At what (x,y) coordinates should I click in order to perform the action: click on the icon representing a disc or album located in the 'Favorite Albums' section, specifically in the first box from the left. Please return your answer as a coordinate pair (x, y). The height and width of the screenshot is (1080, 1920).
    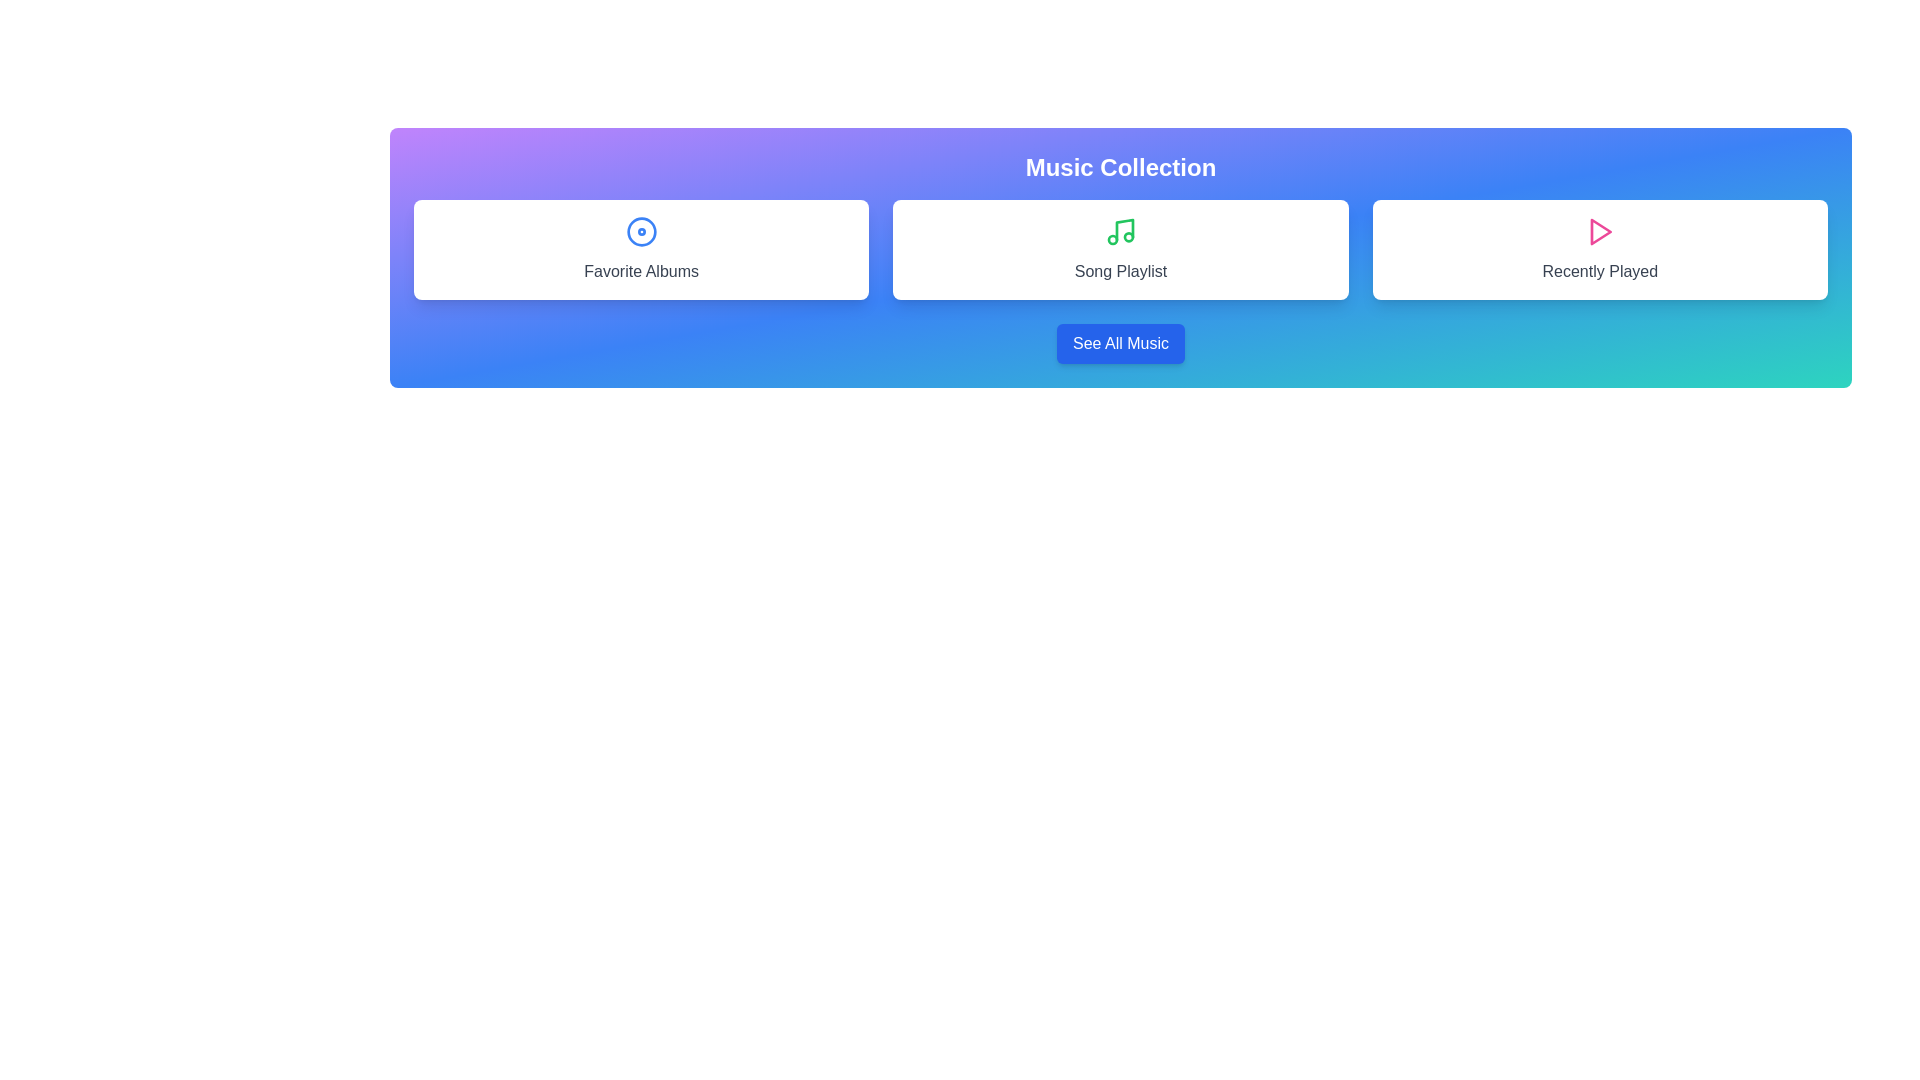
    Looking at the image, I should click on (641, 230).